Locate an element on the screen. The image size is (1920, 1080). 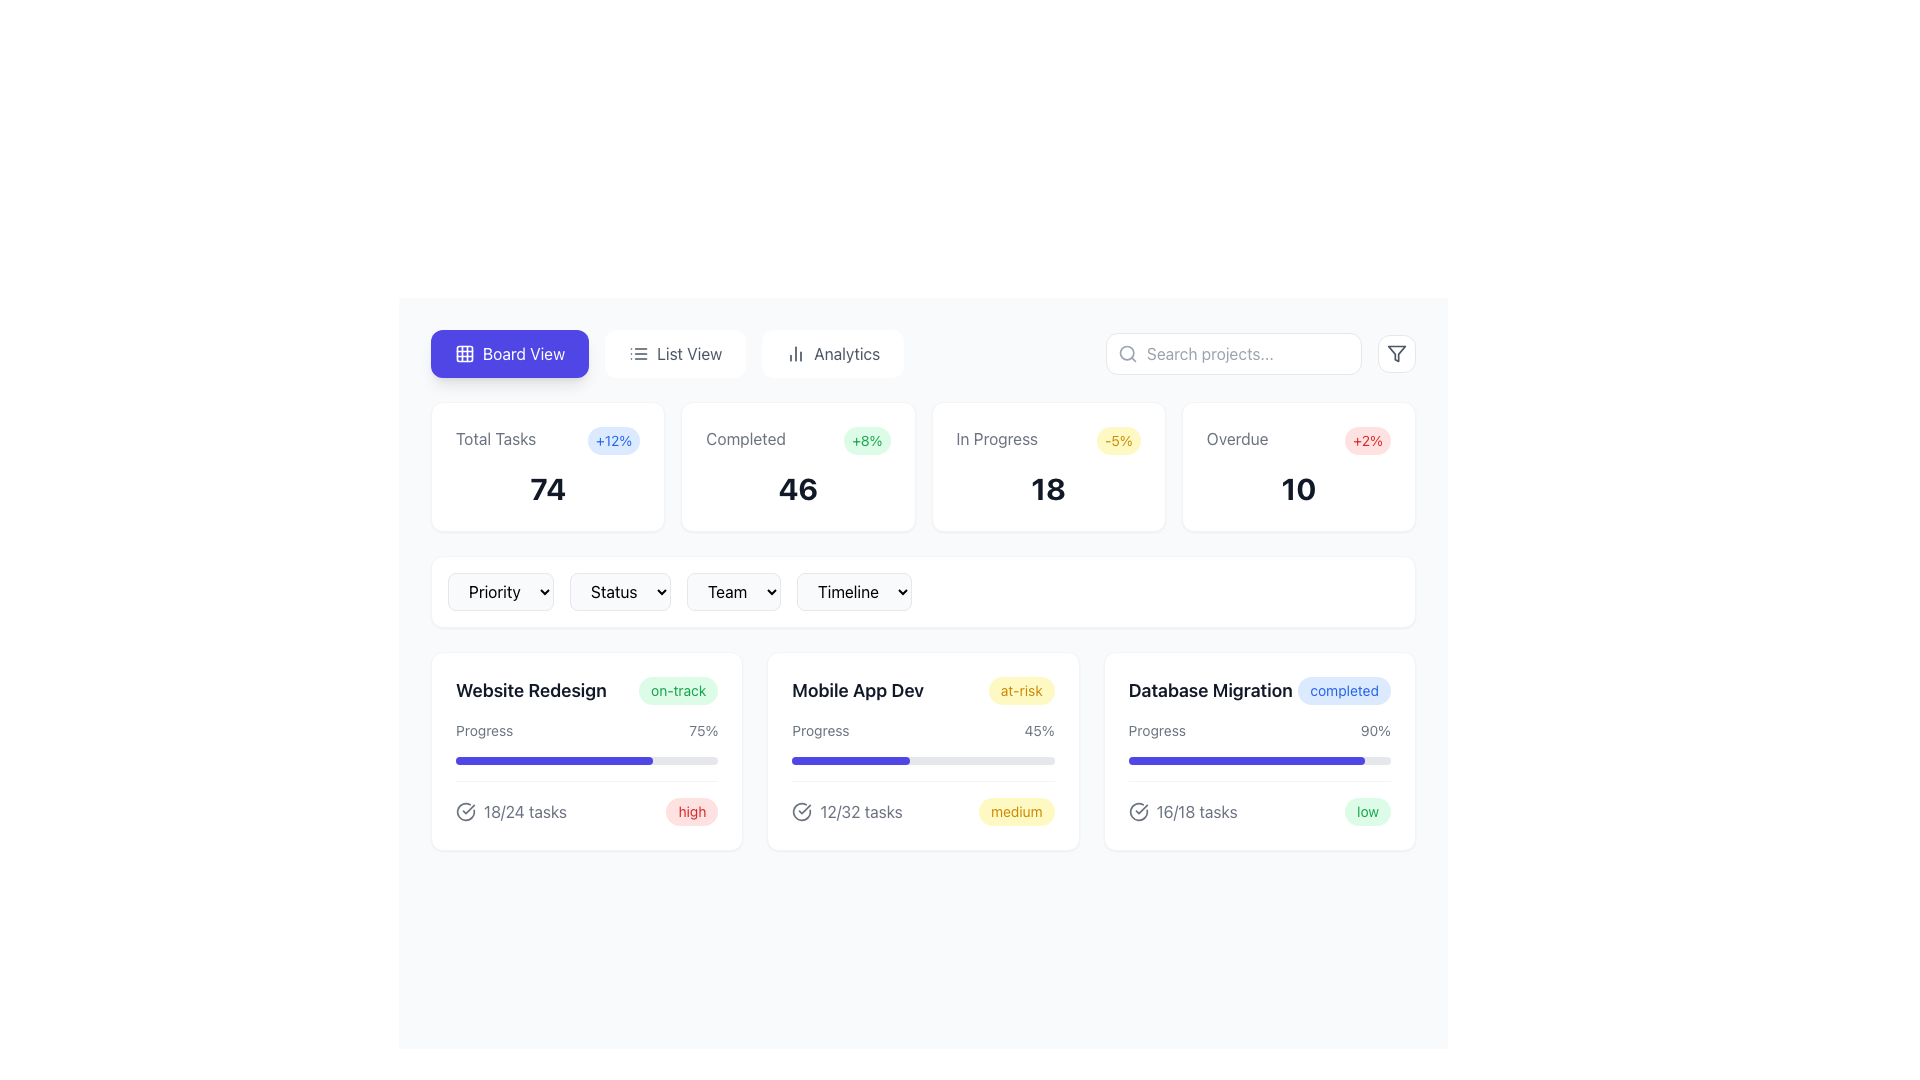
the numeral '10' displayed in the 'Overdue' card in the dashboard, which indicates the count of overdue items is located at coordinates (1298, 489).